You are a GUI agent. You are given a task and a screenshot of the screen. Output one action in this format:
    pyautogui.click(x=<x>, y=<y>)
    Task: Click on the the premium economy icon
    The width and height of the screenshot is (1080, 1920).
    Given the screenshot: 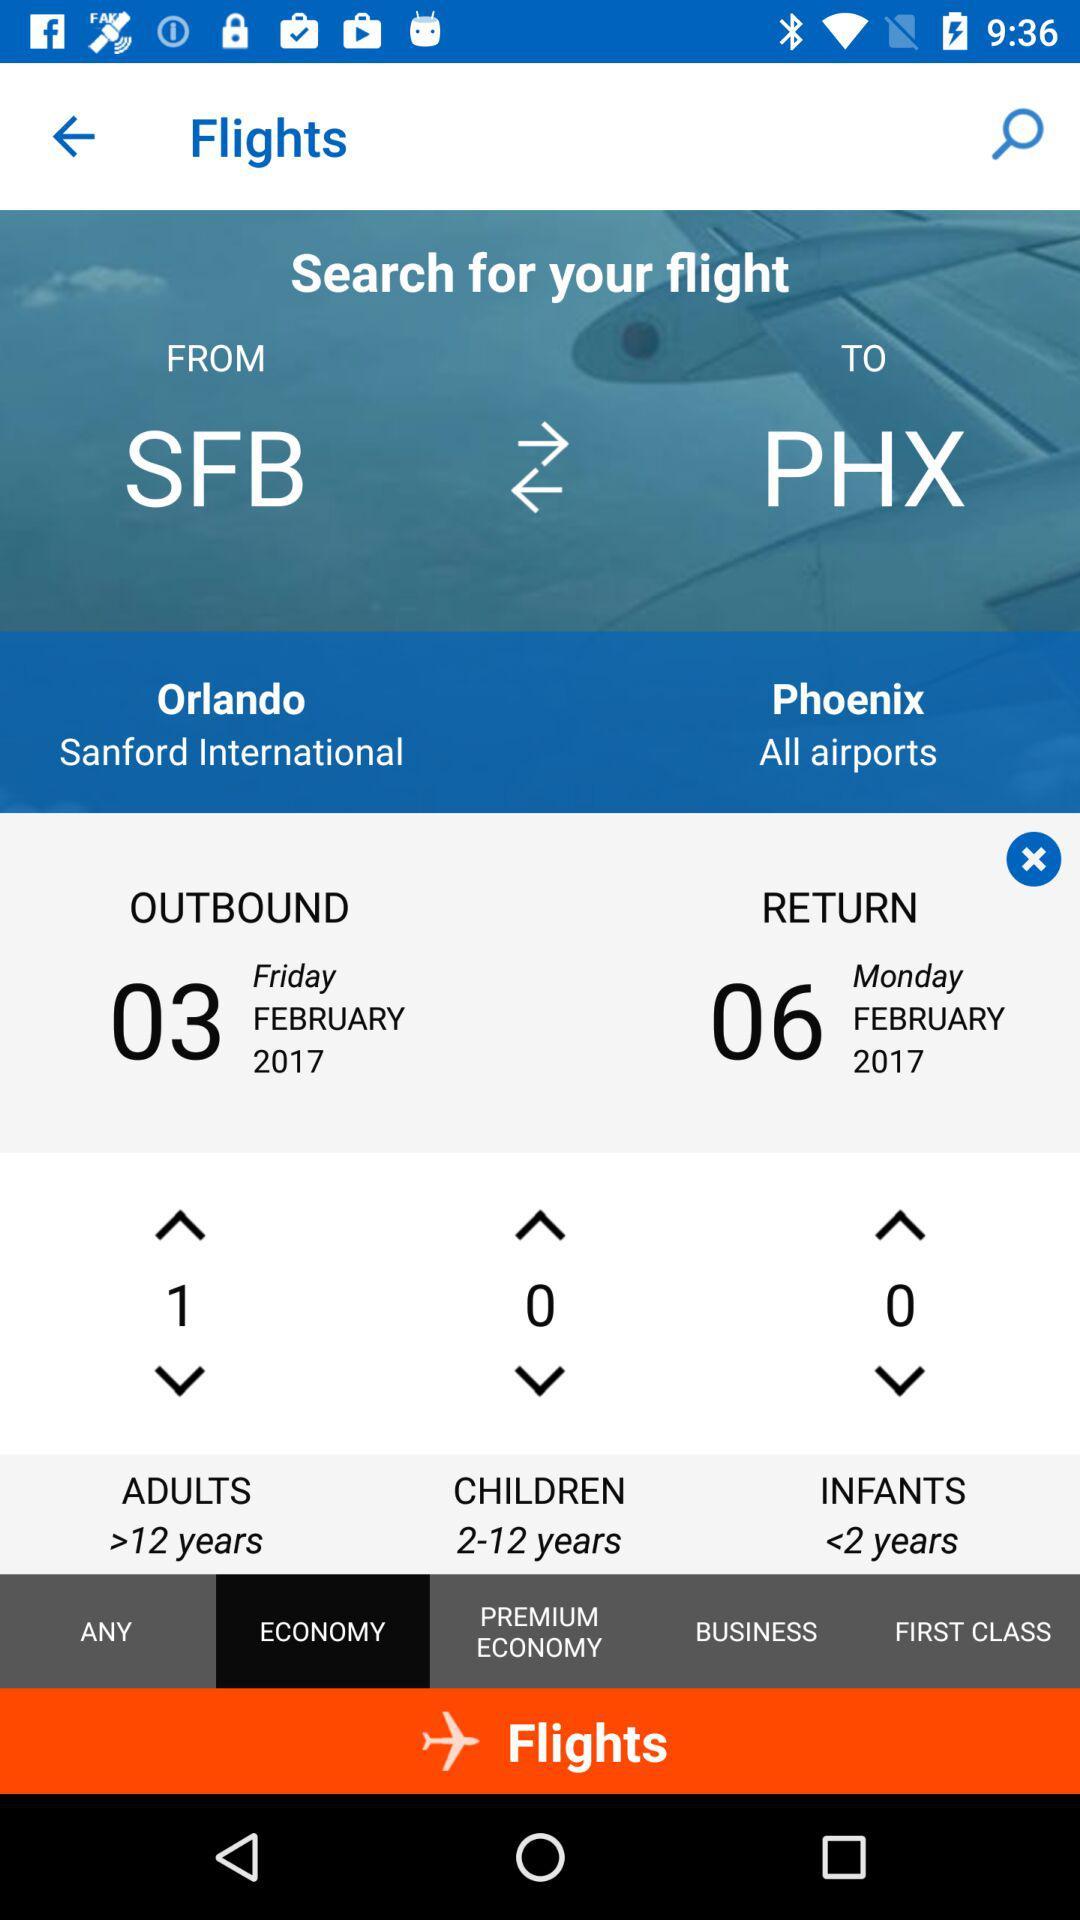 What is the action you would take?
    pyautogui.click(x=538, y=1631)
    